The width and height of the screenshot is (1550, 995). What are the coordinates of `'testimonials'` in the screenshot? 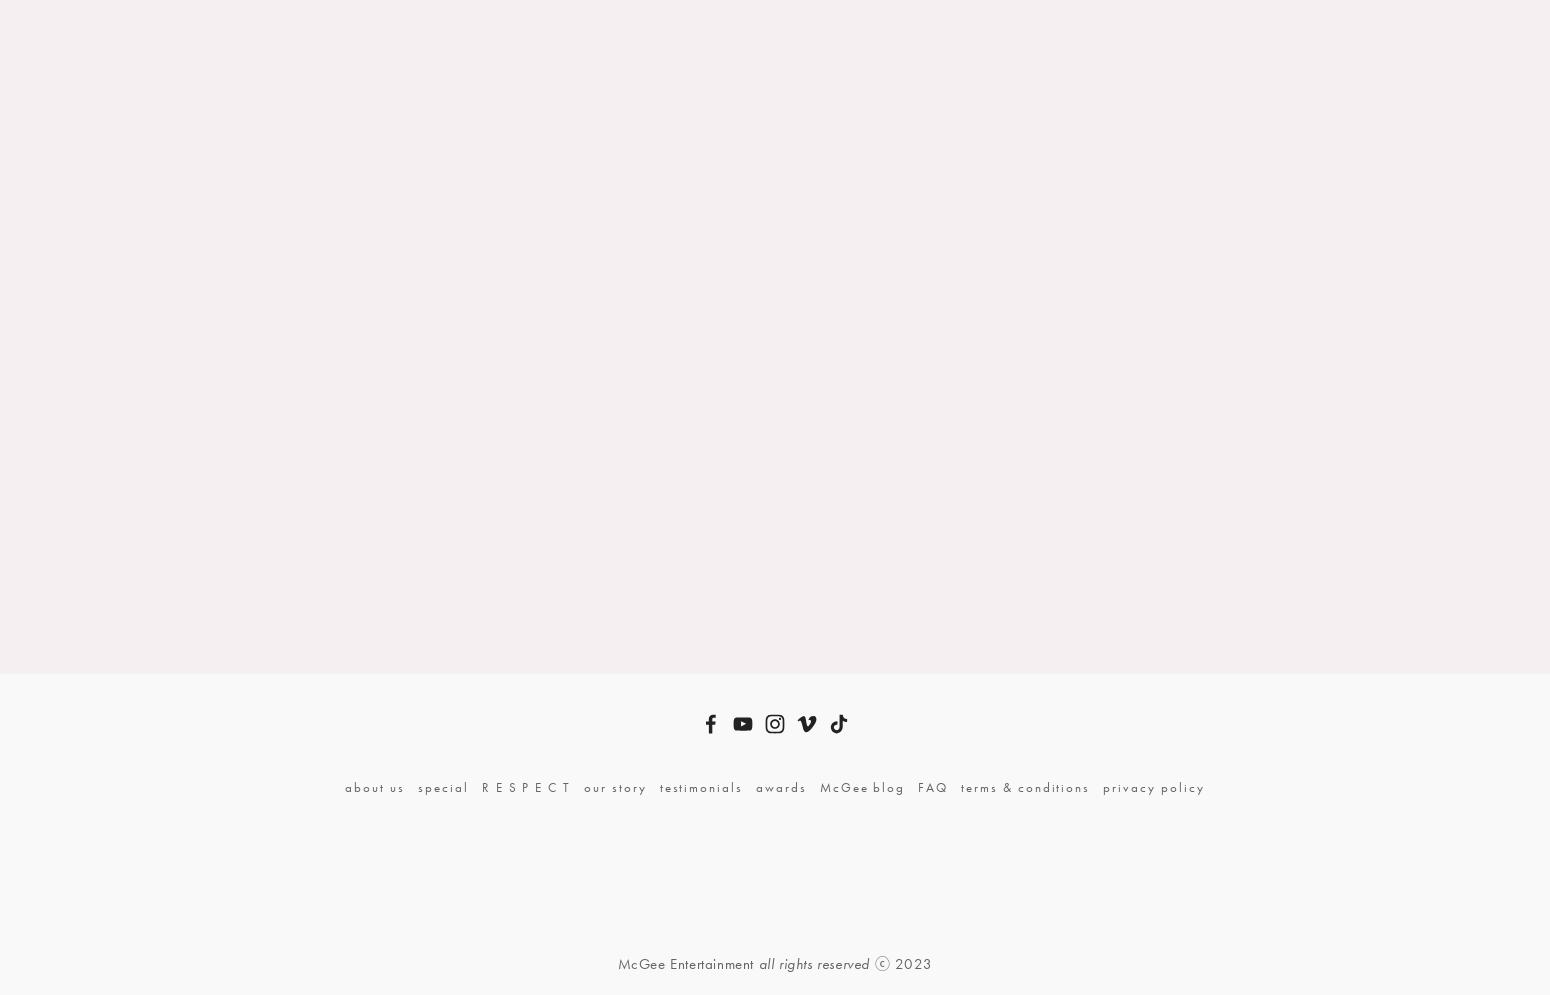 It's located at (658, 786).